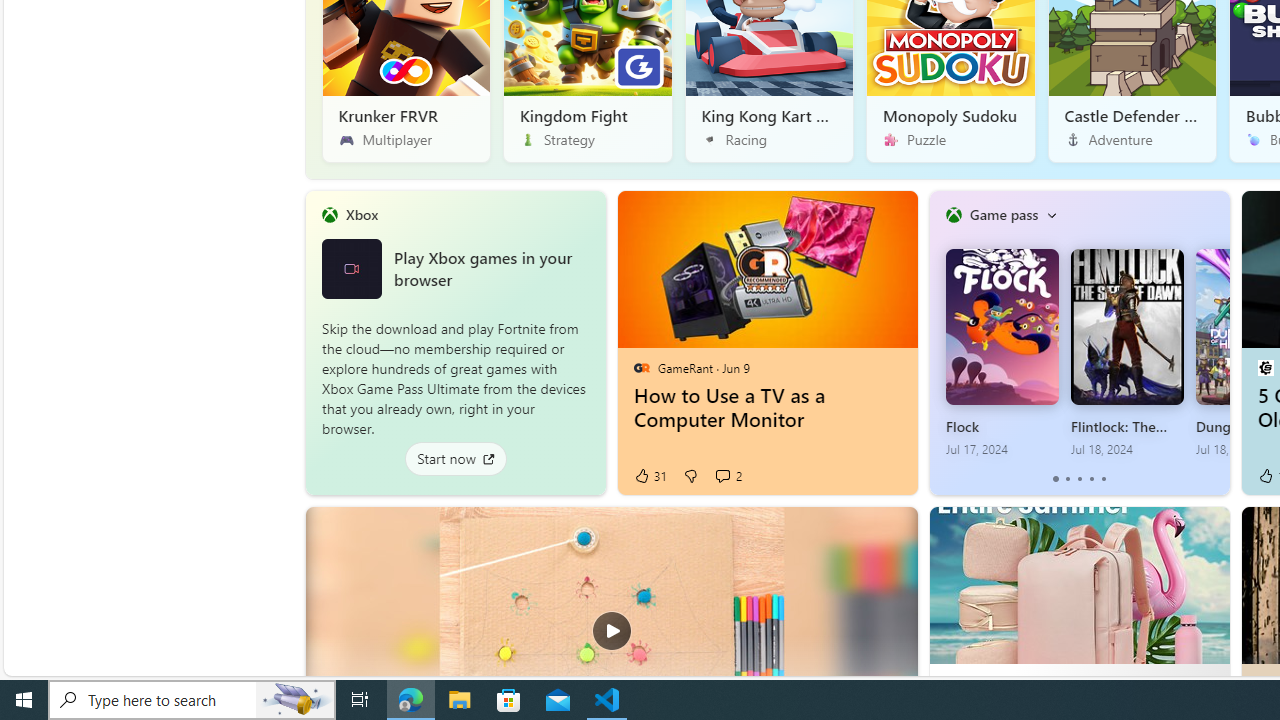 The width and height of the screenshot is (1280, 720). What do you see at coordinates (1218, 342) in the screenshot?
I see `'Class: next-flipper'` at bounding box center [1218, 342].